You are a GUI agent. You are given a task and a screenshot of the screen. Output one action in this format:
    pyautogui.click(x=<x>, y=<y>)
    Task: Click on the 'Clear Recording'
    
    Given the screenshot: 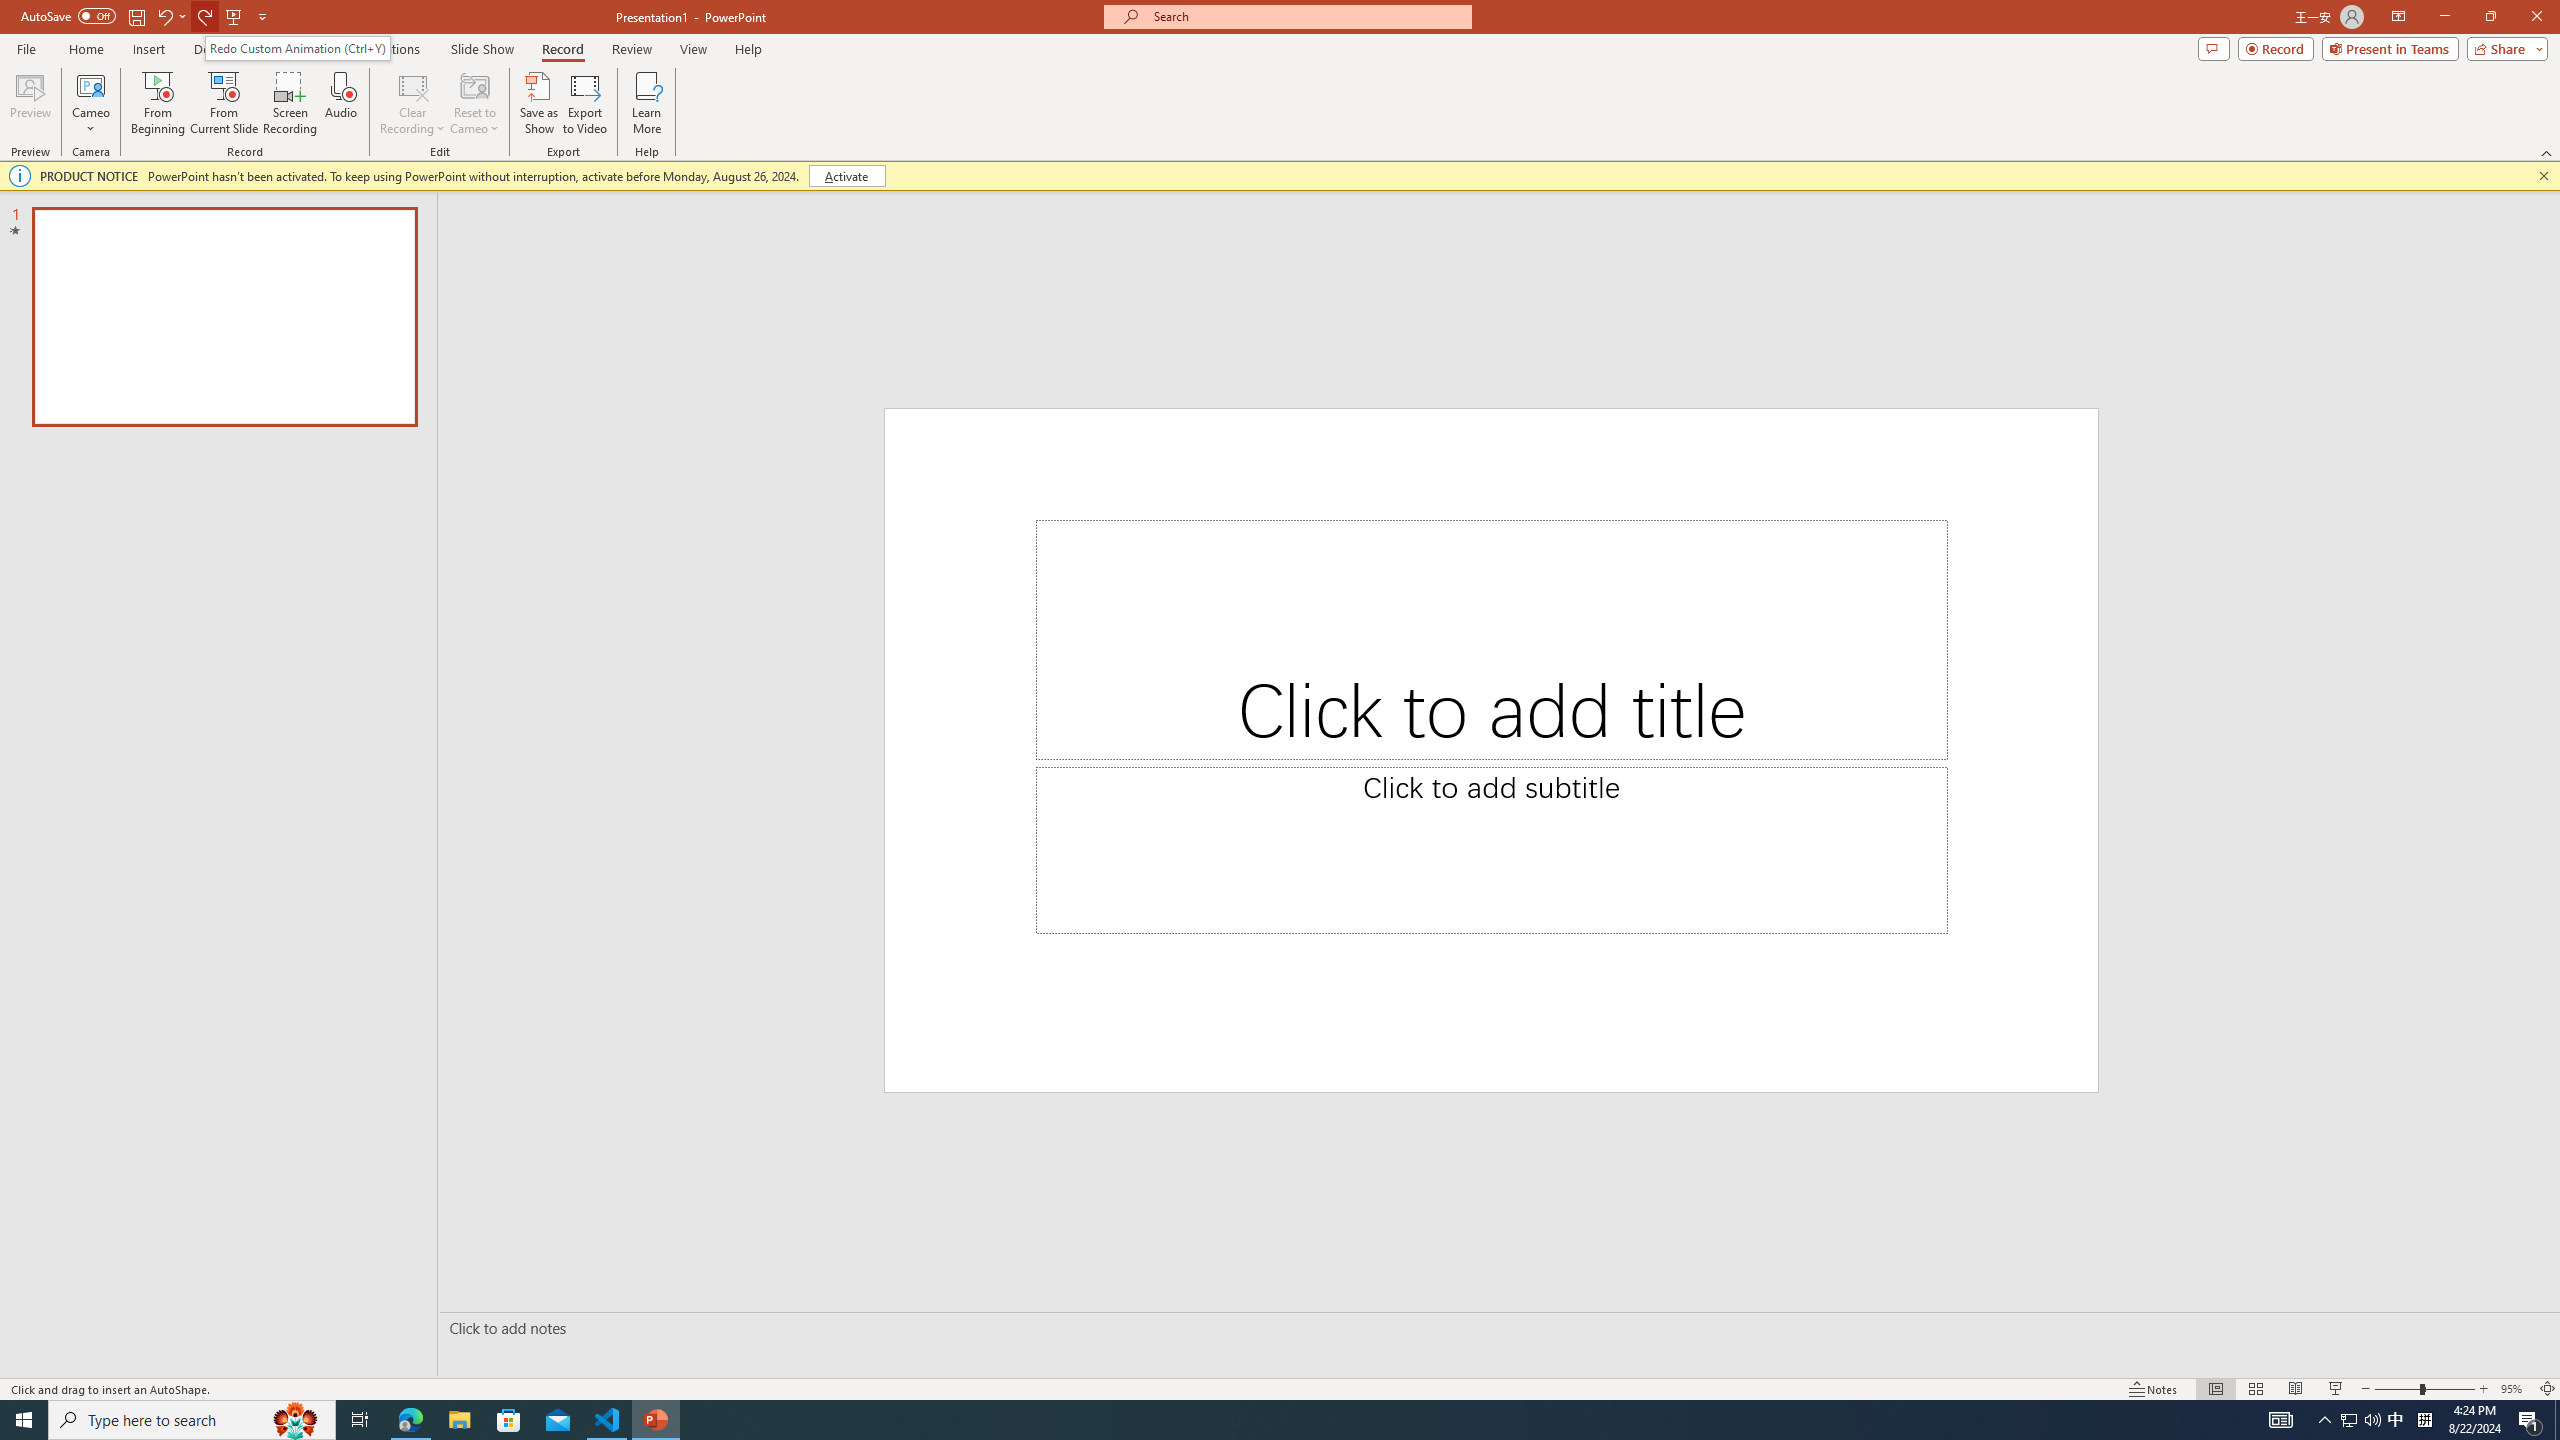 What is the action you would take?
    pyautogui.click(x=412, y=103)
    